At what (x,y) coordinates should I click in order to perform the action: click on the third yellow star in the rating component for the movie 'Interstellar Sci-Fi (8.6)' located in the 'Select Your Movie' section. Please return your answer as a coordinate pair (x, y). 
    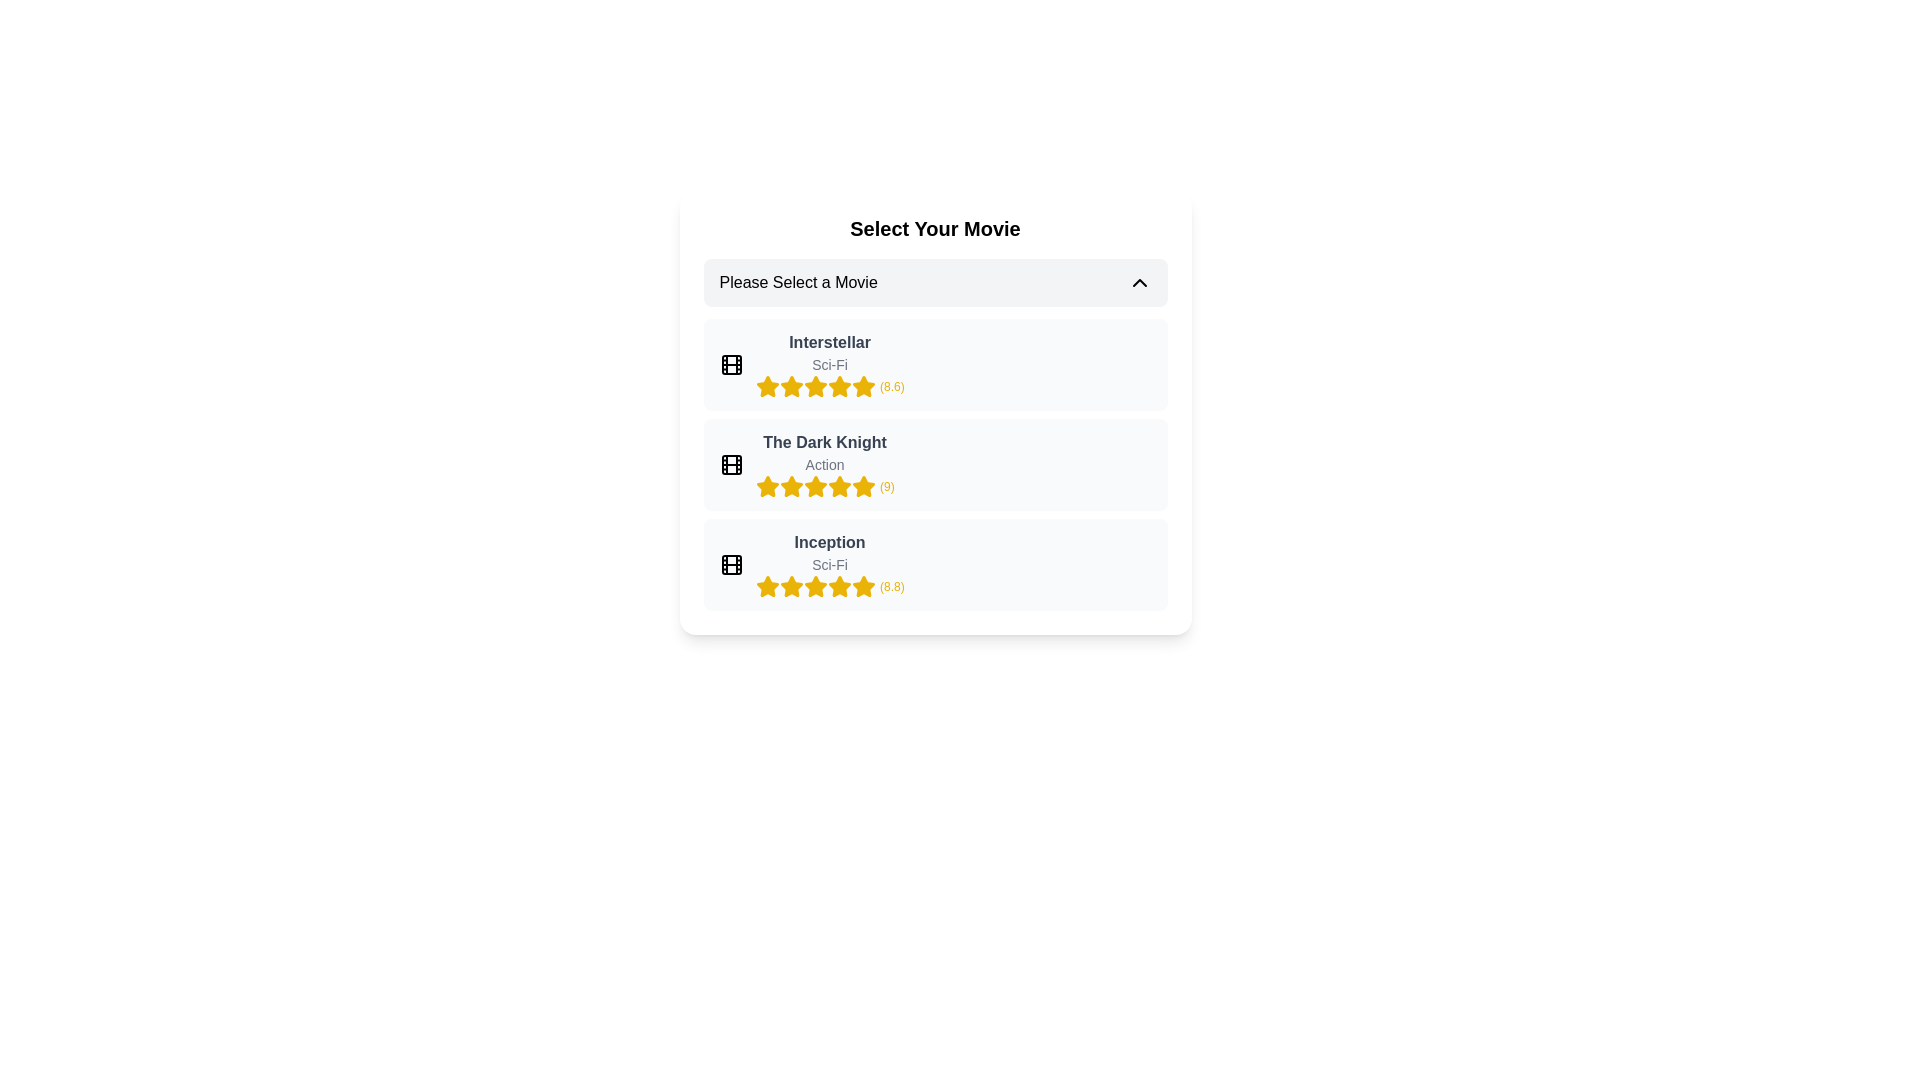
    Looking at the image, I should click on (790, 386).